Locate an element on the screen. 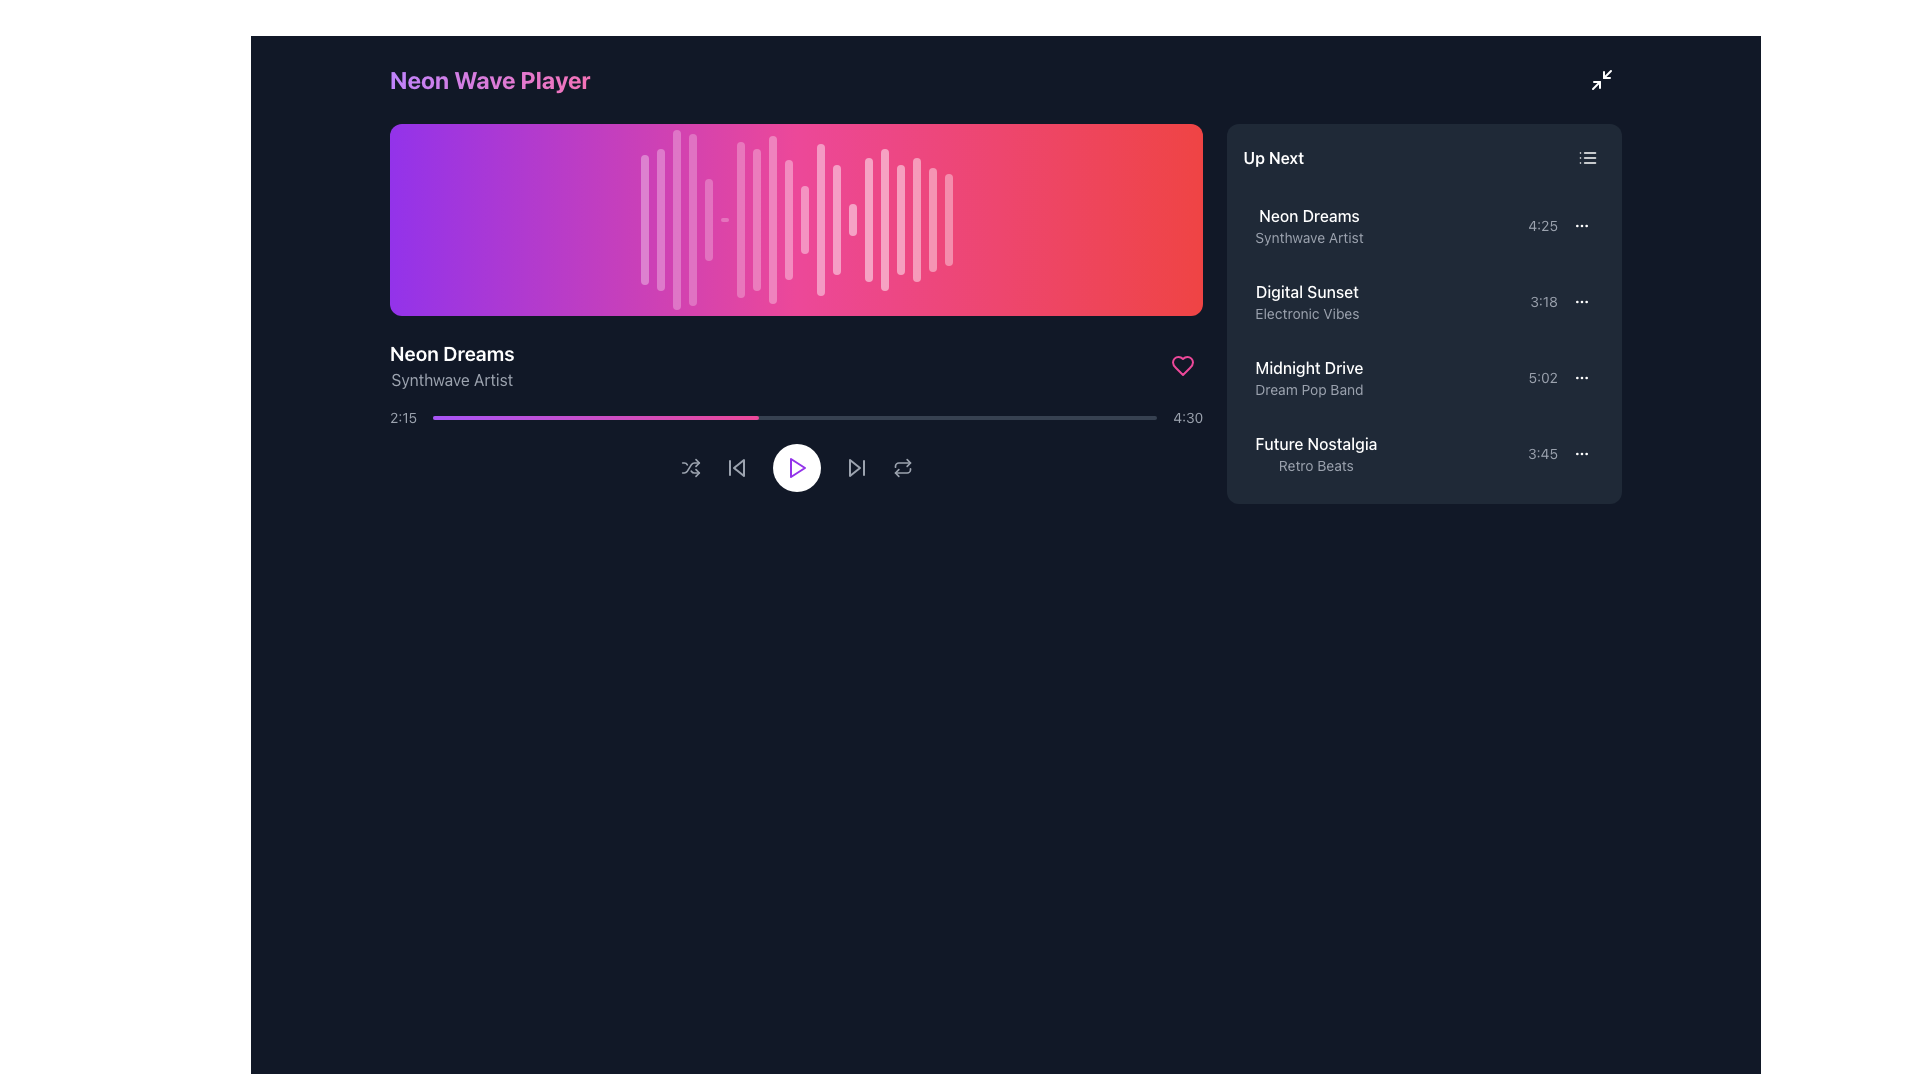 This screenshot has height=1080, width=1920. the left-pointing double-arrow icon button, which is the second button from the left in the media control bar is located at coordinates (735, 467).